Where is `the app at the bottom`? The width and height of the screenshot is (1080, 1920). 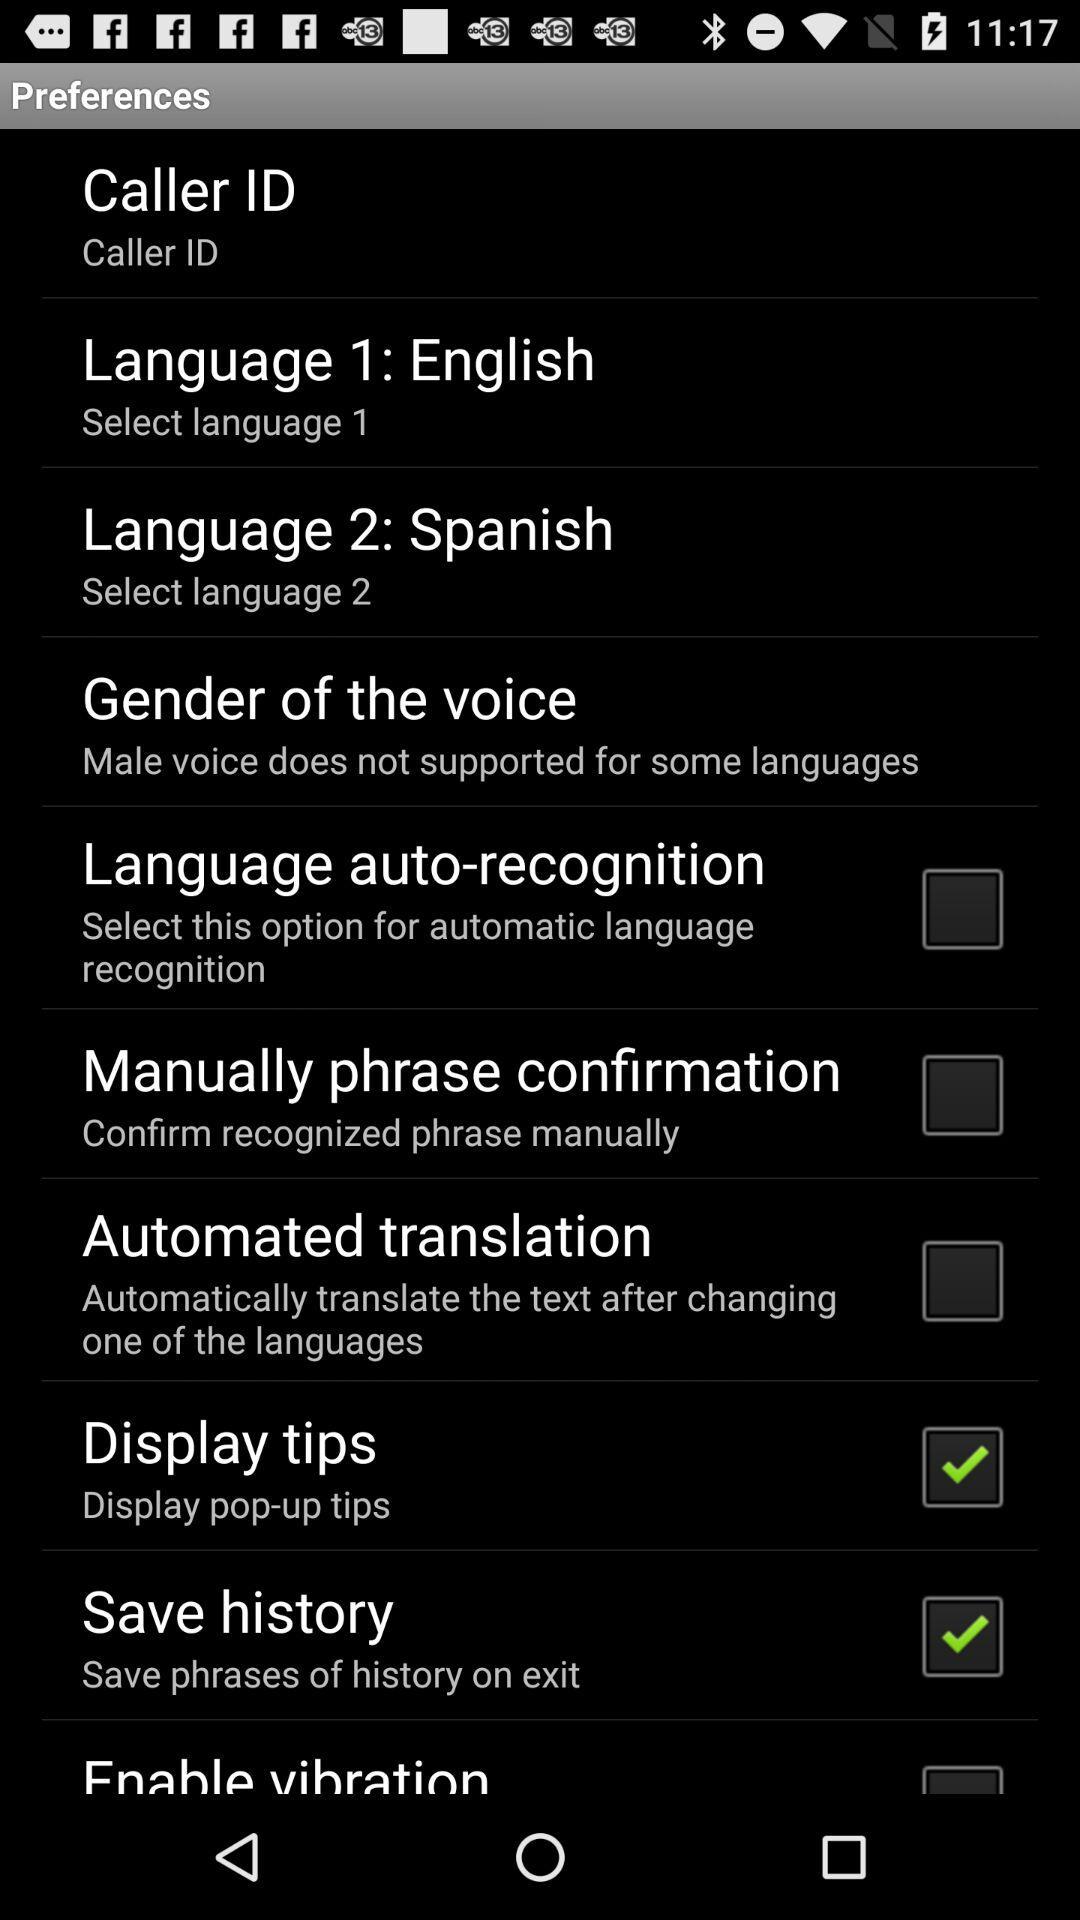 the app at the bottom is located at coordinates (489, 1318).